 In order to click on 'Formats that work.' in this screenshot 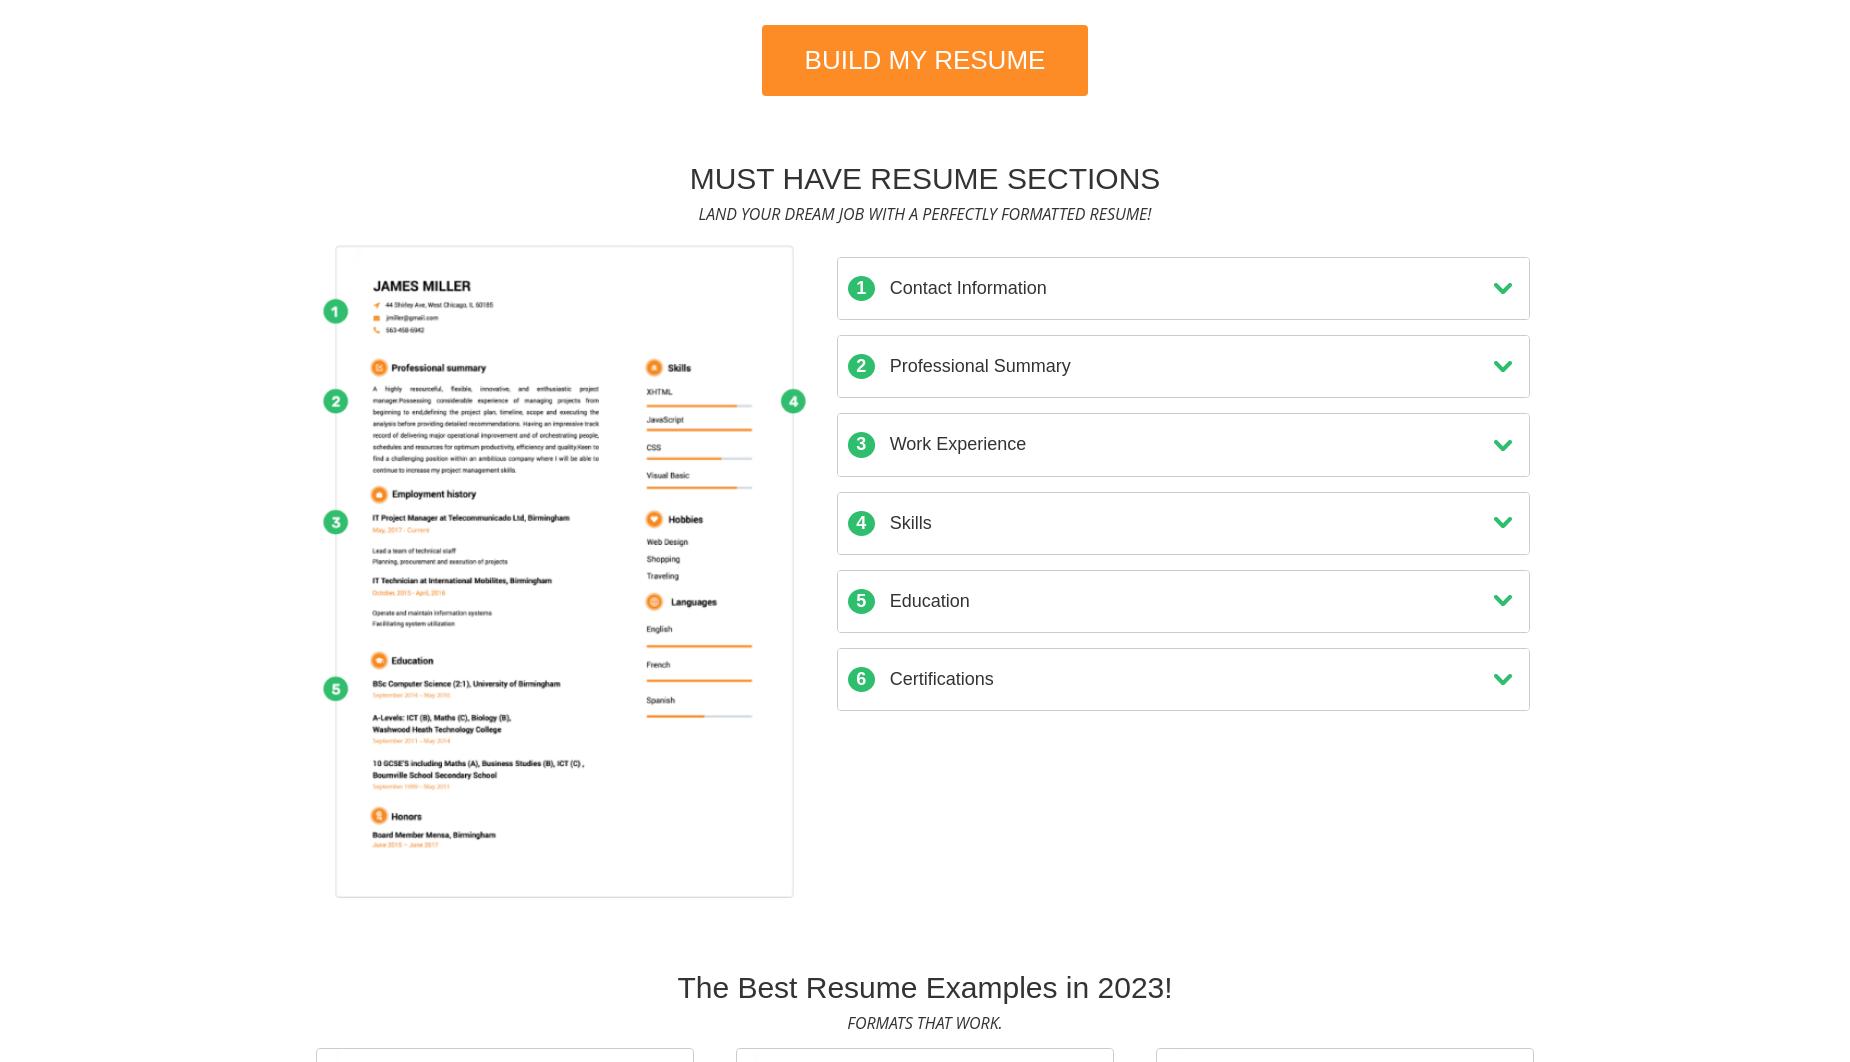, I will do `click(924, 1020)`.